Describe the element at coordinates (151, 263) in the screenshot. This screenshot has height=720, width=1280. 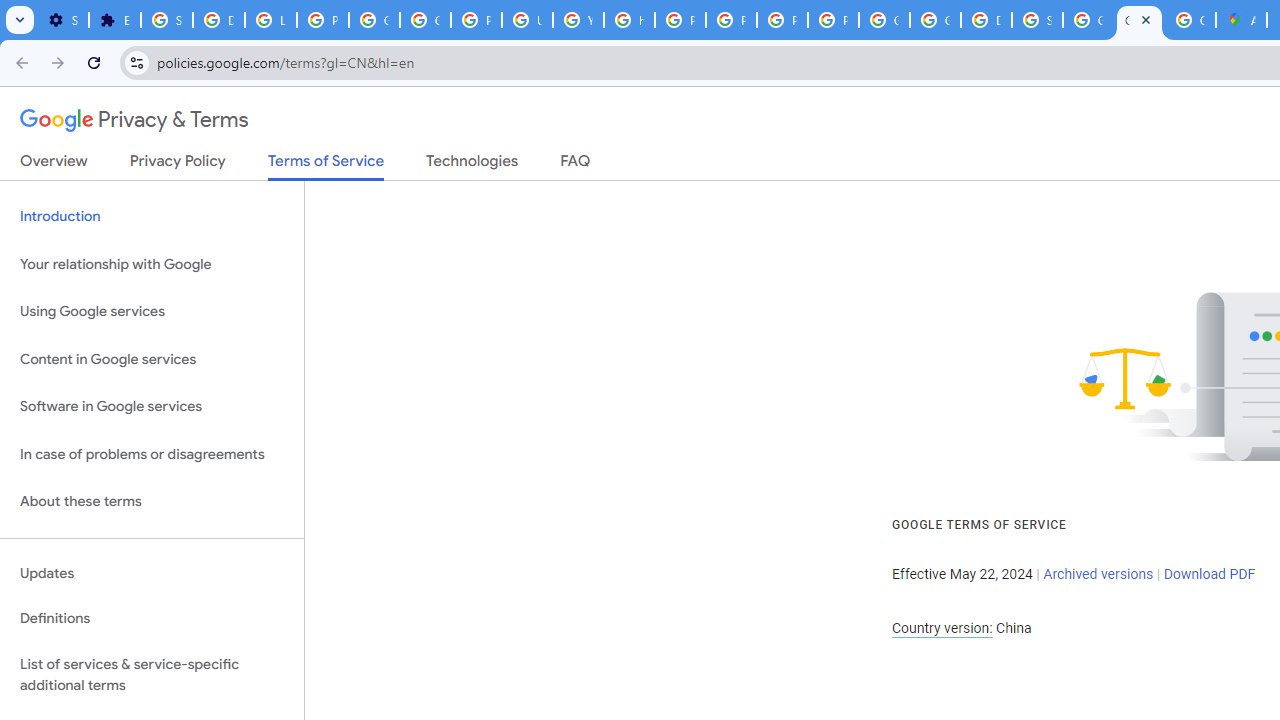
I see `'Your relationship with Google'` at that location.